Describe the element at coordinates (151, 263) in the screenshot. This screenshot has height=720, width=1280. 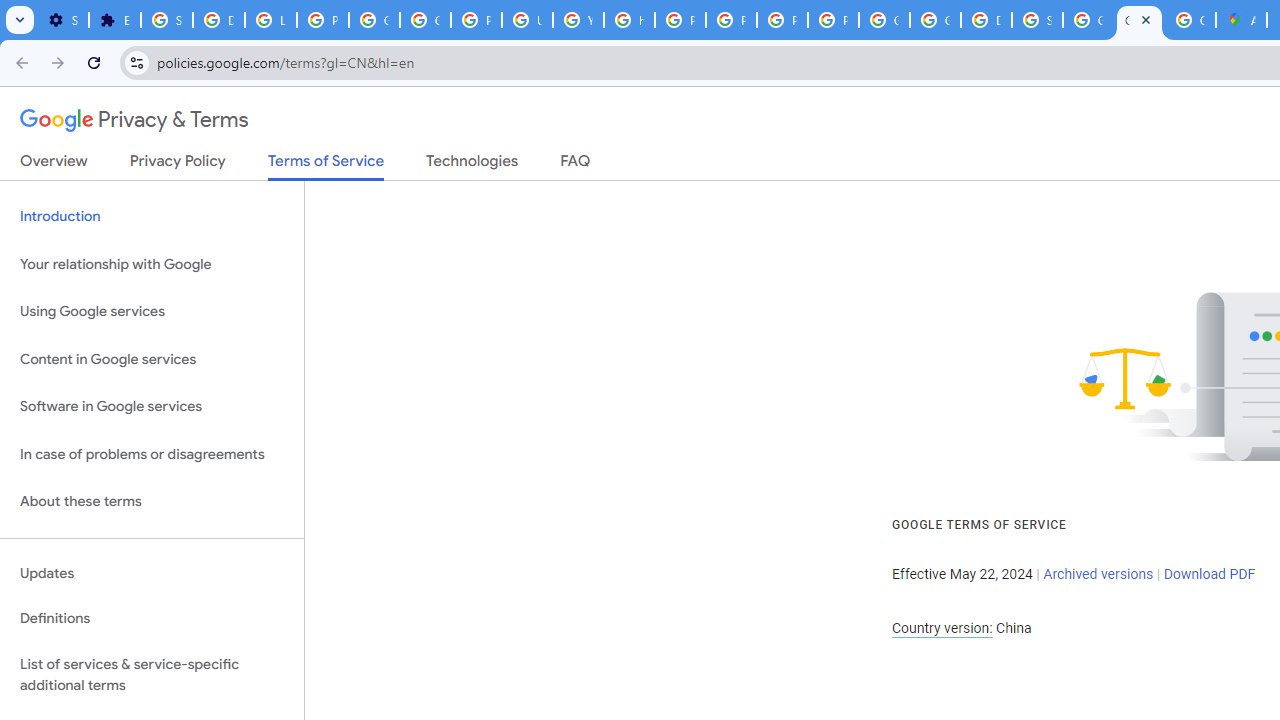
I see `'Your relationship with Google'` at that location.